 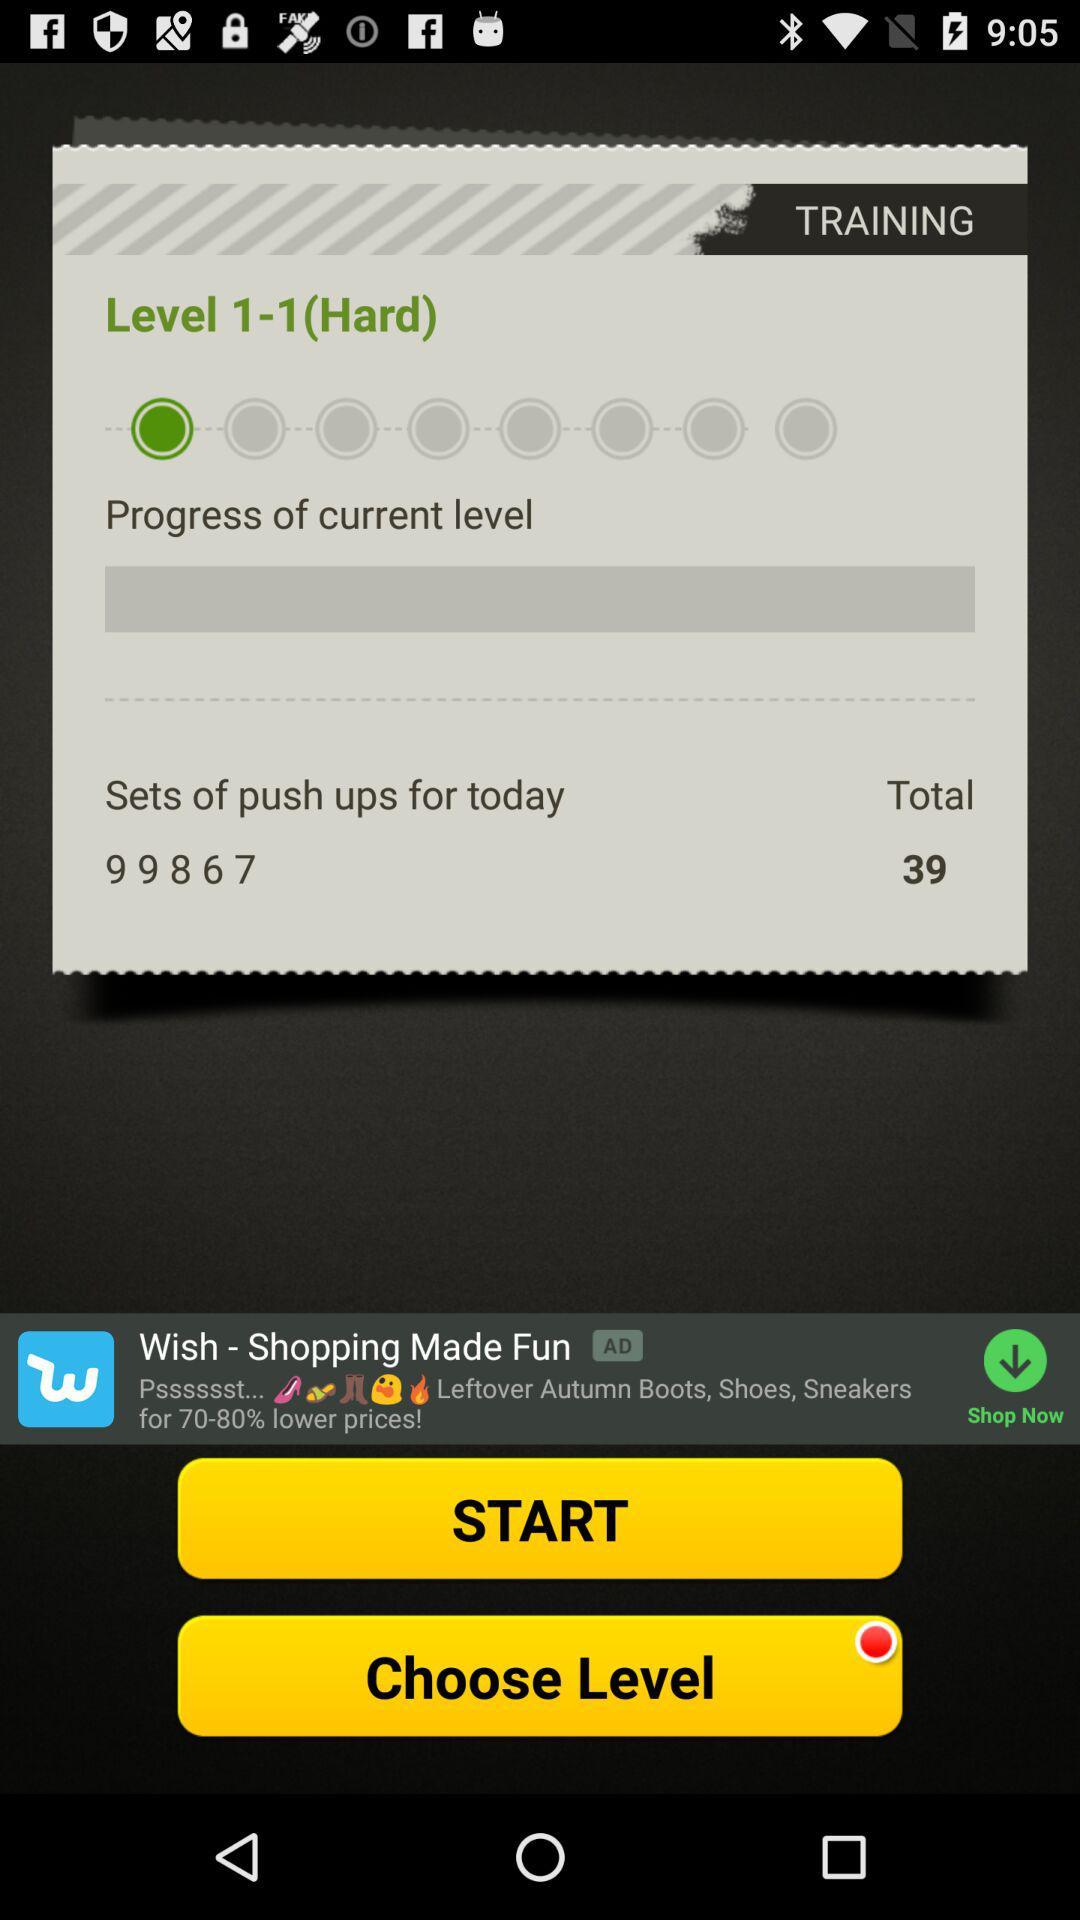 What do you see at coordinates (64, 1475) in the screenshot?
I see `the twitter icon` at bounding box center [64, 1475].